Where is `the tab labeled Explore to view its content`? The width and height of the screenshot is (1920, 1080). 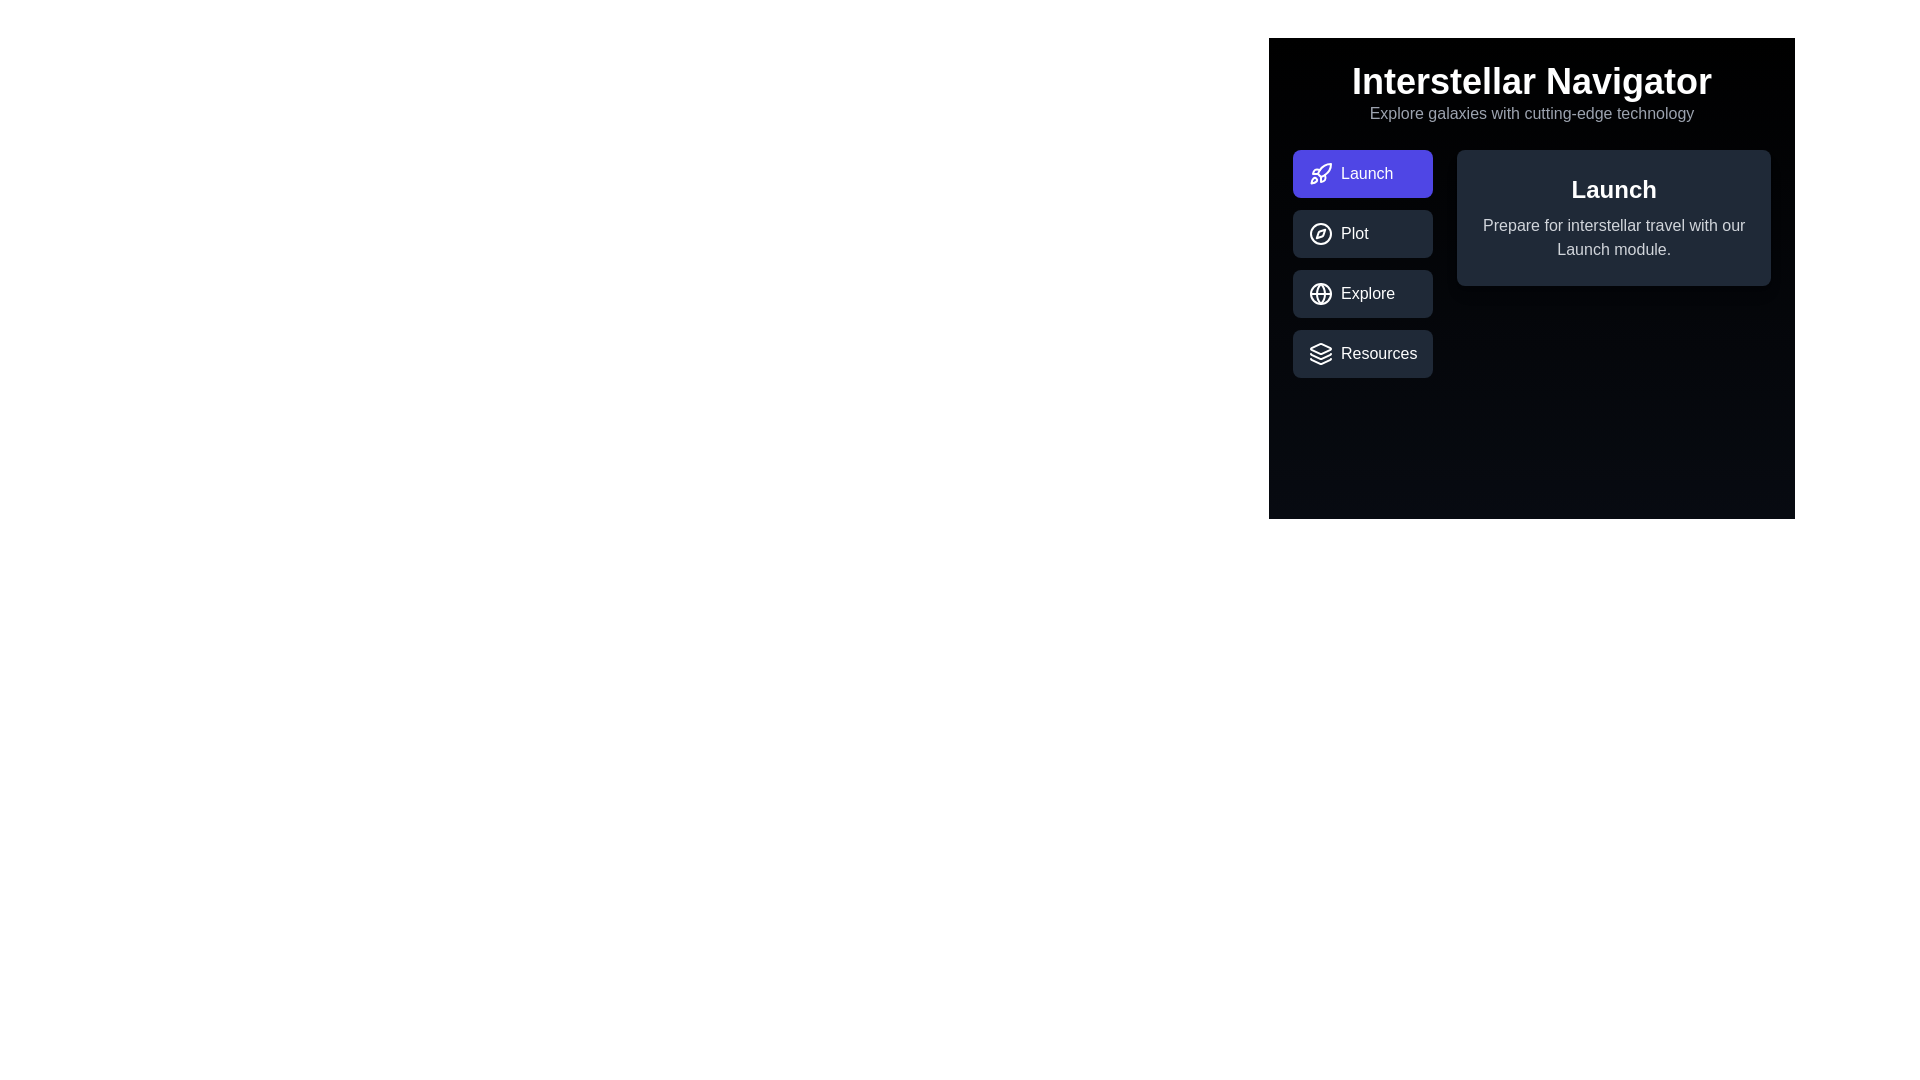 the tab labeled Explore to view its content is located at coordinates (1362, 293).